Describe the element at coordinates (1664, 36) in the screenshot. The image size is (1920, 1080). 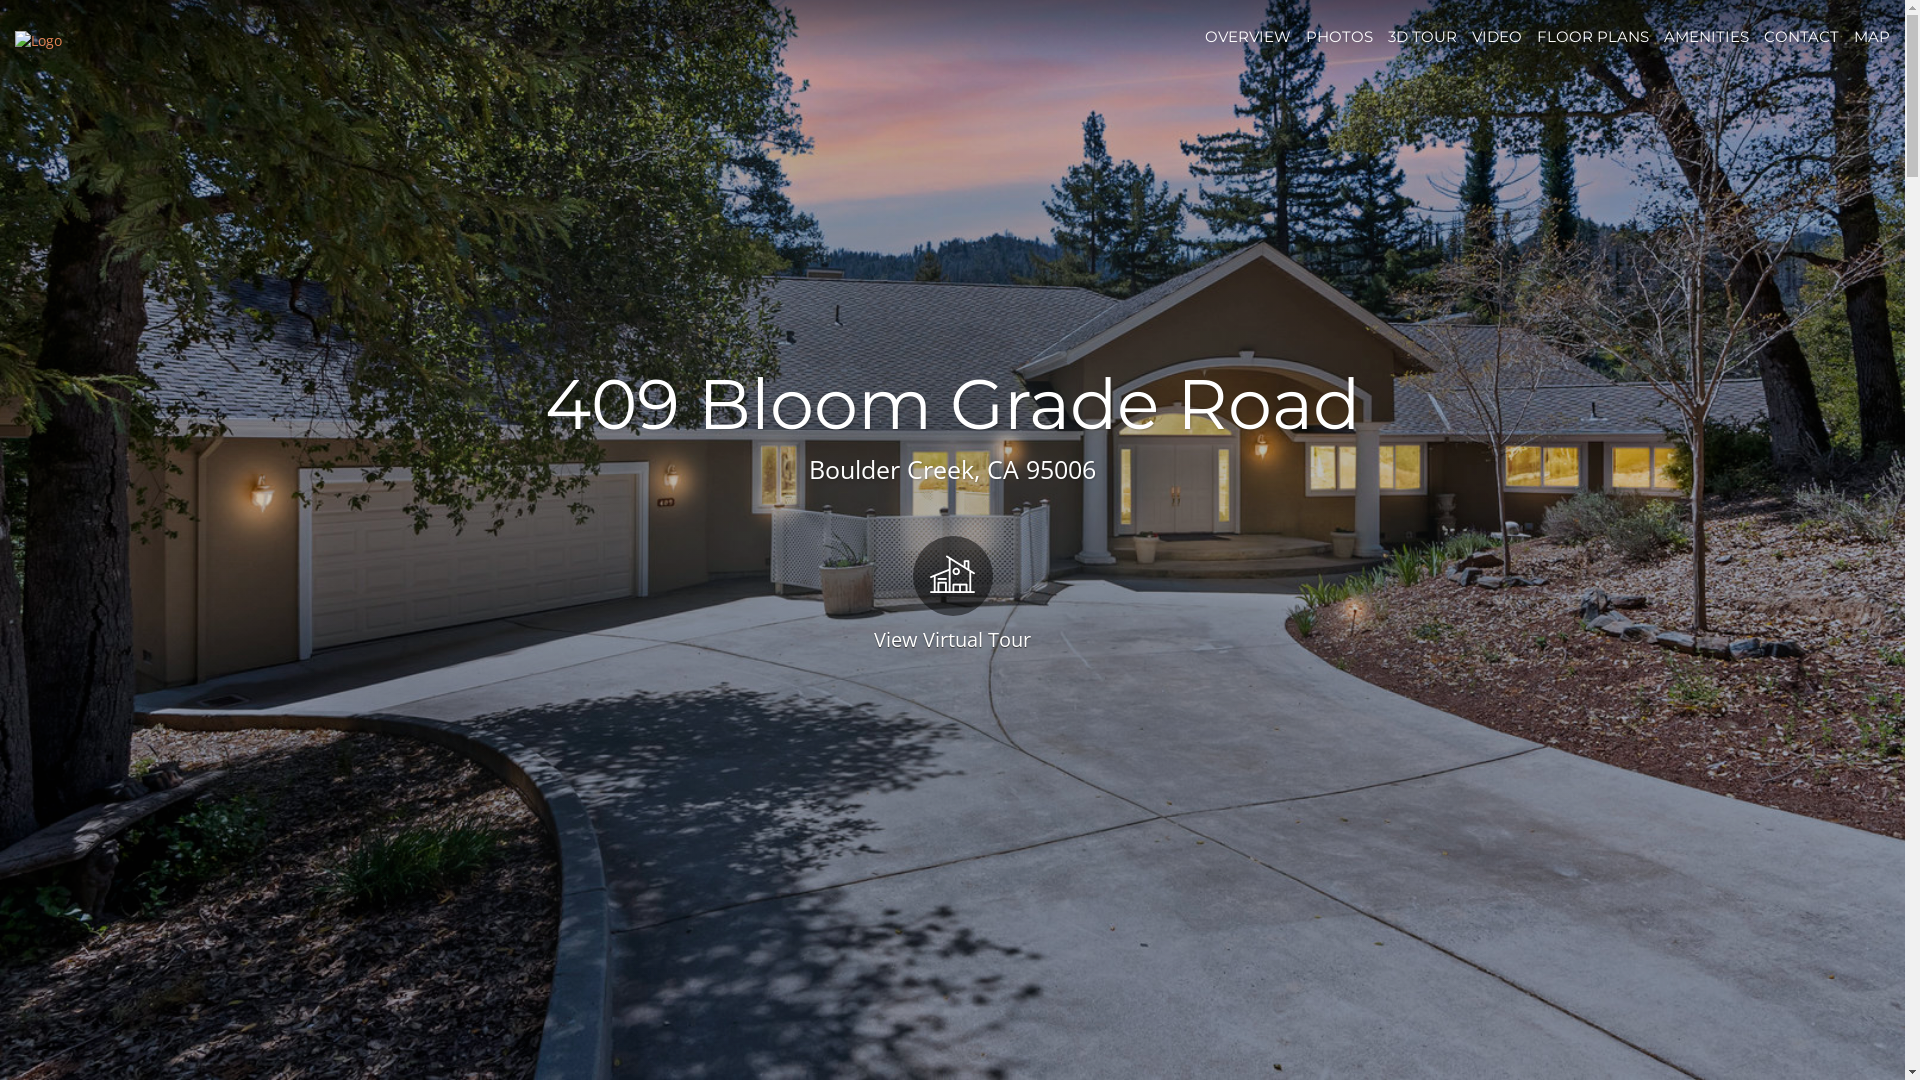
I see `'AMENITIES'` at that location.